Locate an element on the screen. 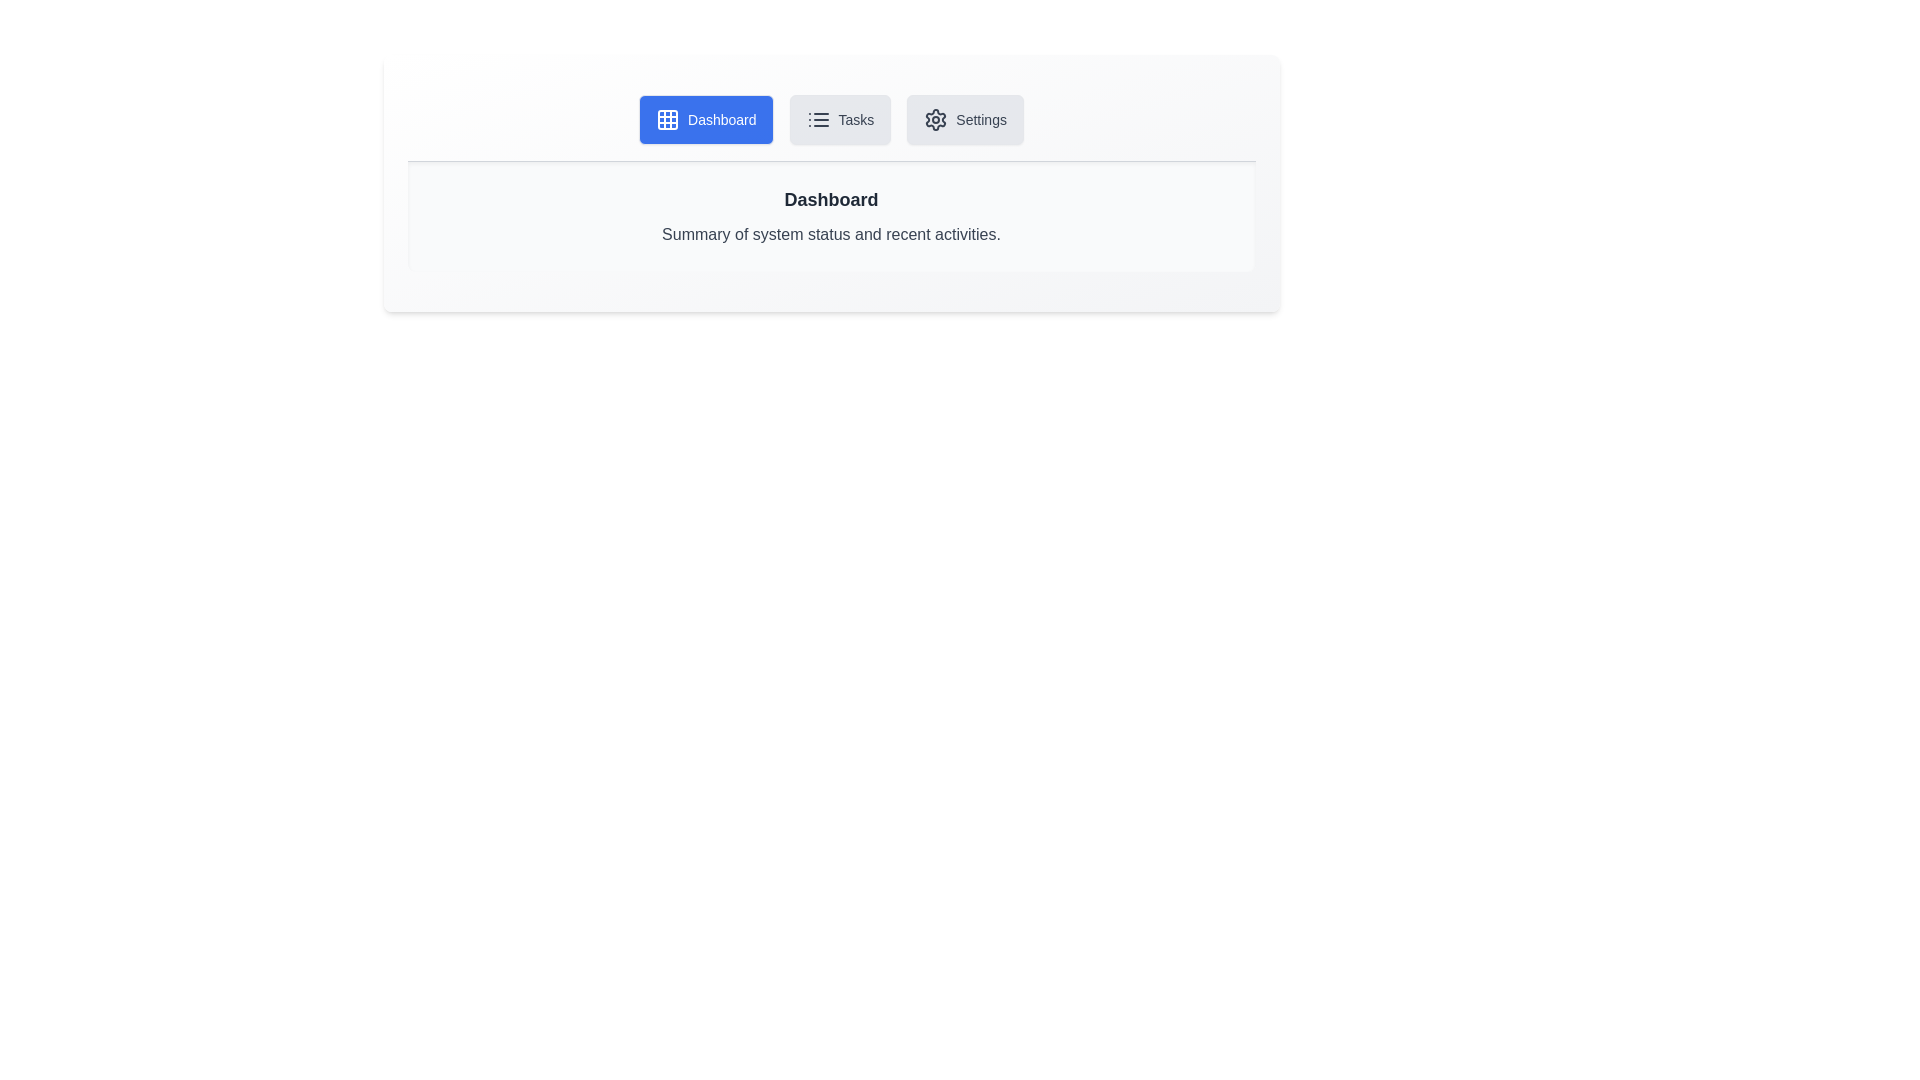 Image resolution: width=1920 pixels, height=1080 pixels. the Dashboard tab is located at coordinates (706, 119).